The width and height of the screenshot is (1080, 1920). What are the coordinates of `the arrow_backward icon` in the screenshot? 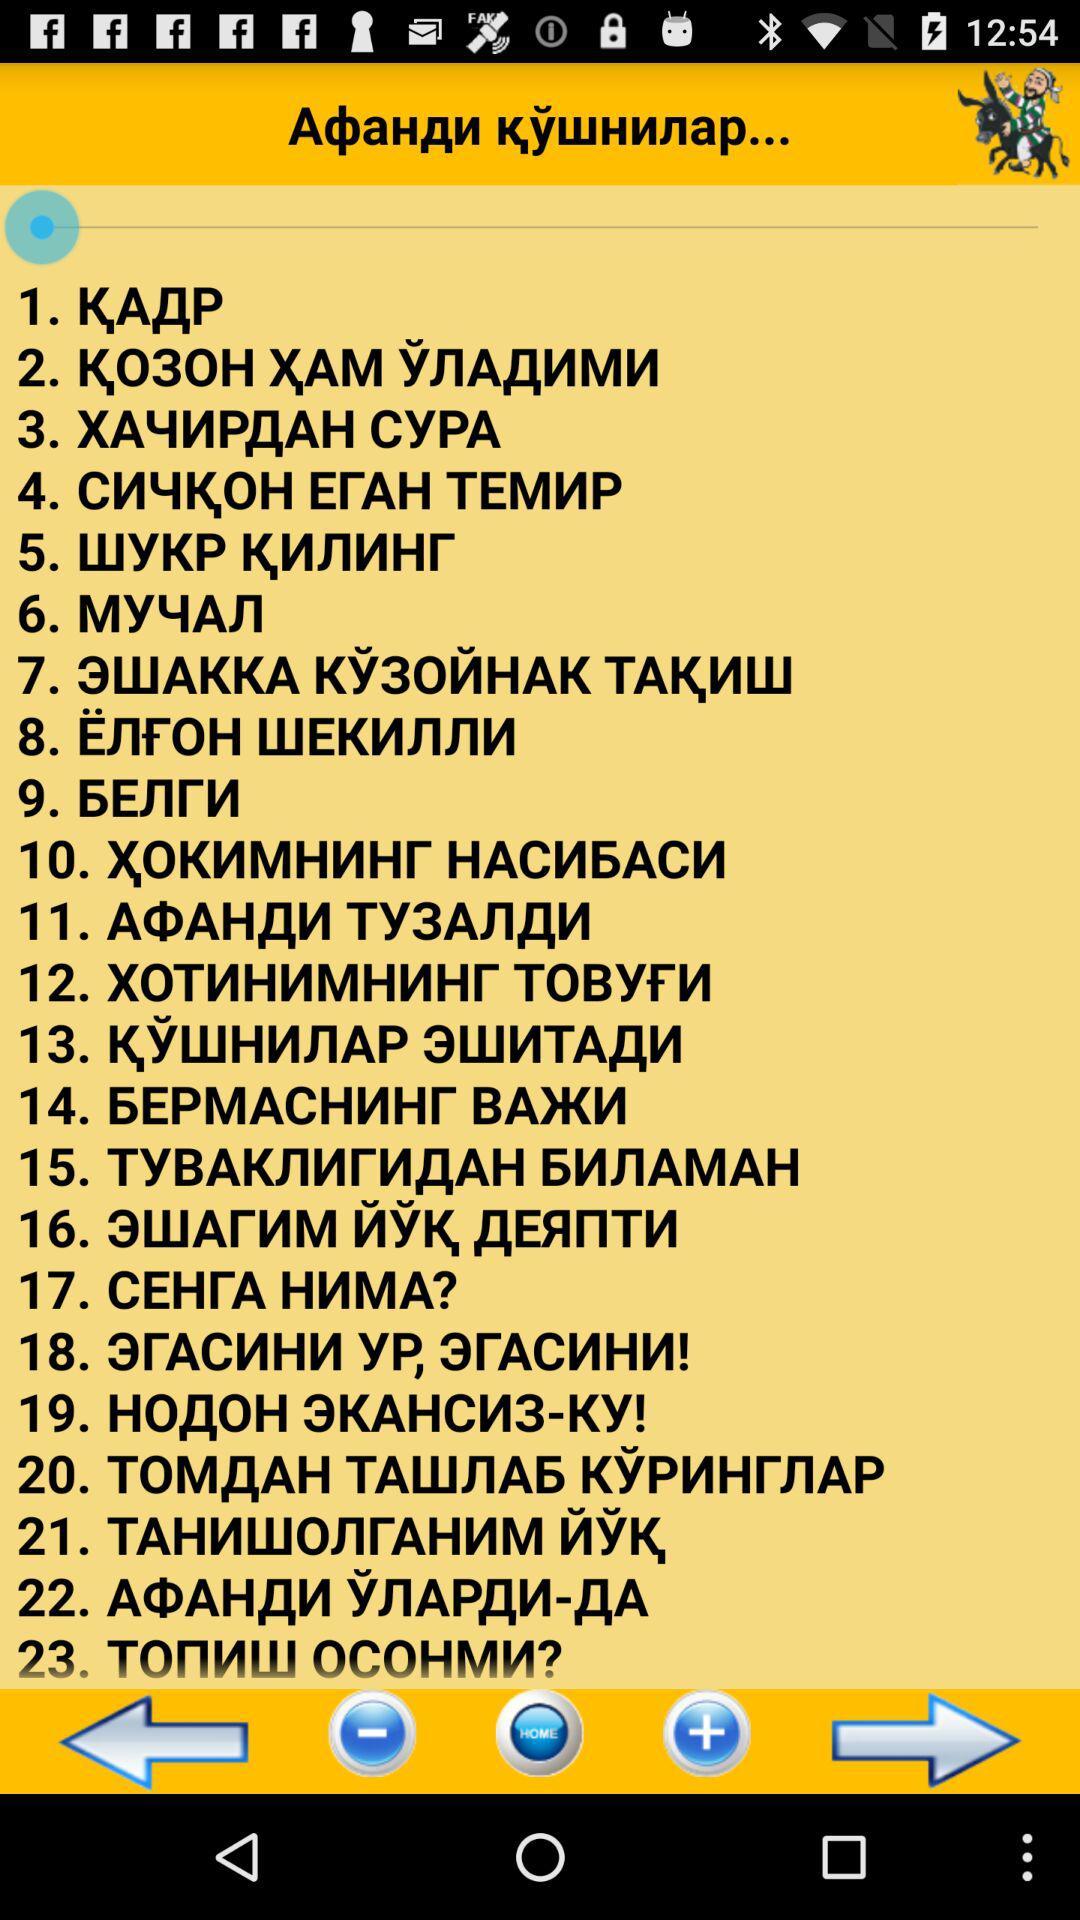 It's located at (143, 1862).